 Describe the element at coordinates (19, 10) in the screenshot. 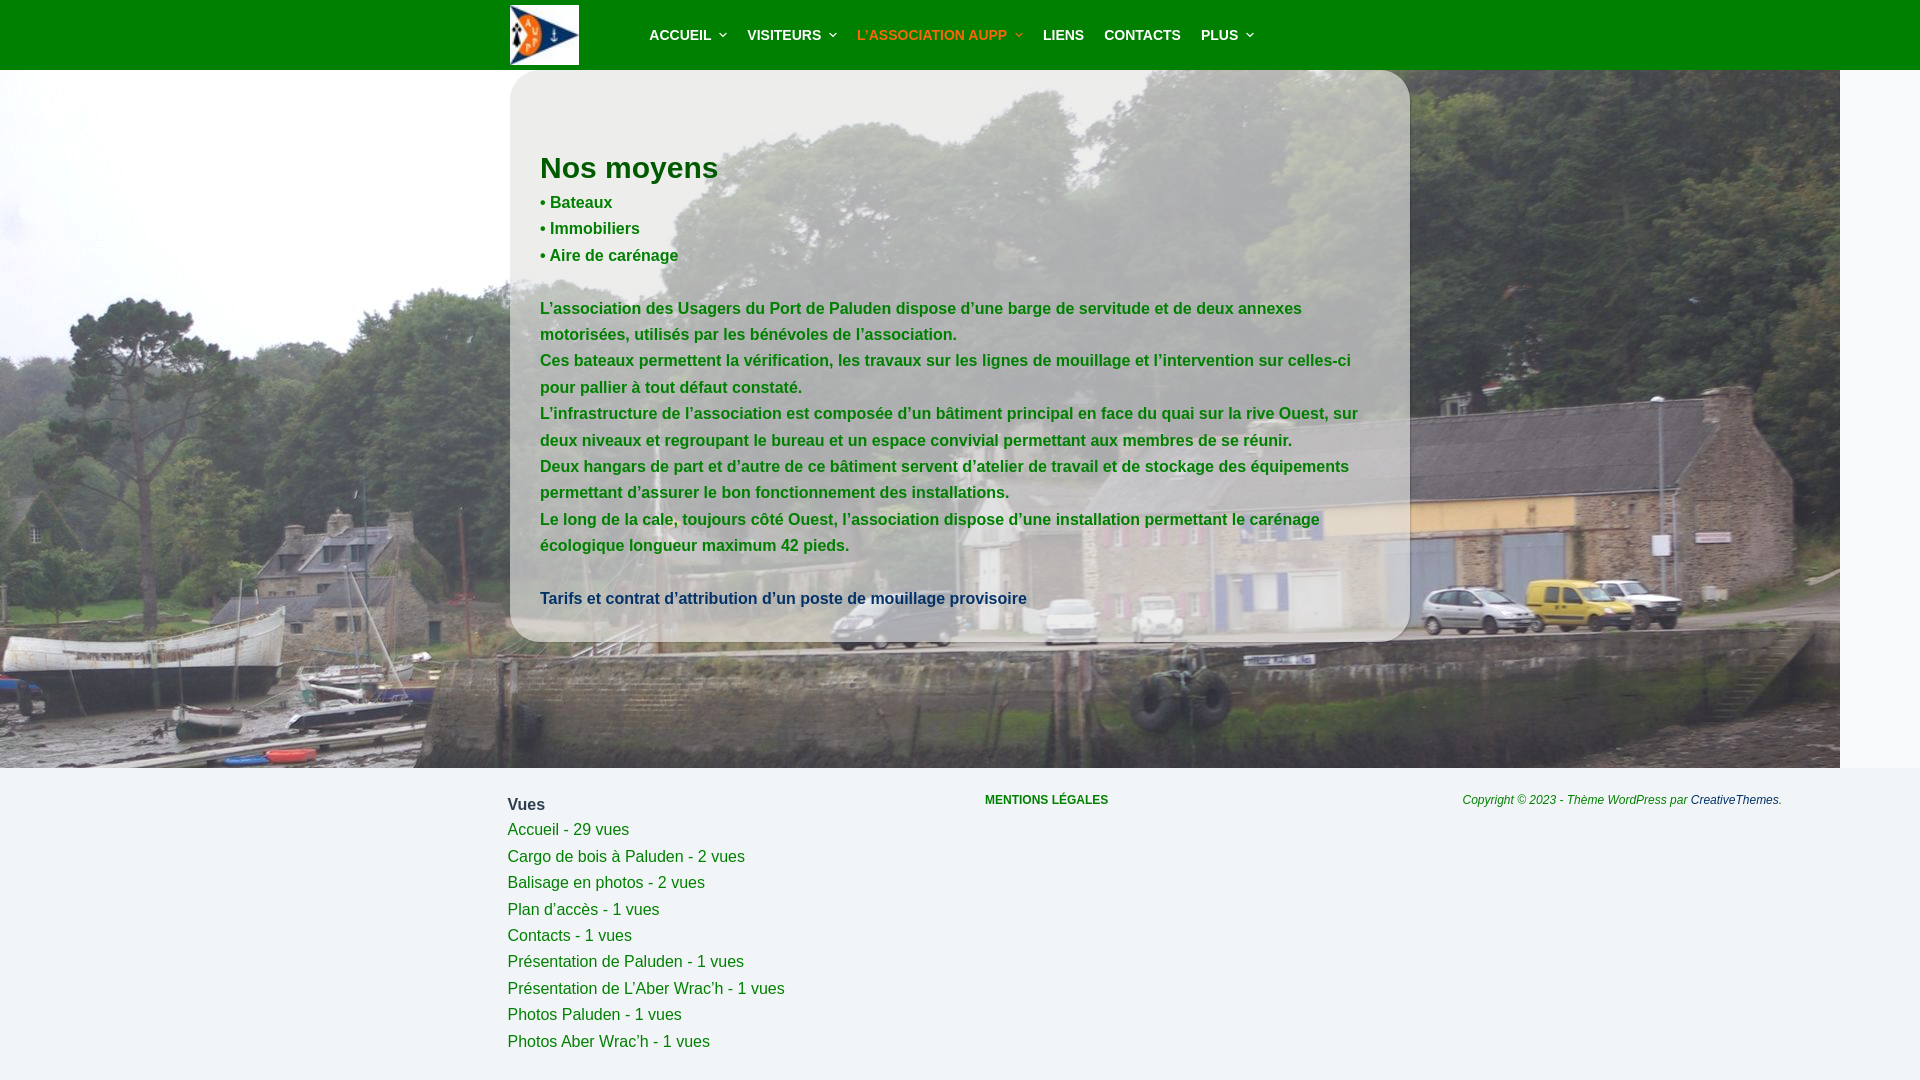

I see `'Passer au contenu'` at that location.